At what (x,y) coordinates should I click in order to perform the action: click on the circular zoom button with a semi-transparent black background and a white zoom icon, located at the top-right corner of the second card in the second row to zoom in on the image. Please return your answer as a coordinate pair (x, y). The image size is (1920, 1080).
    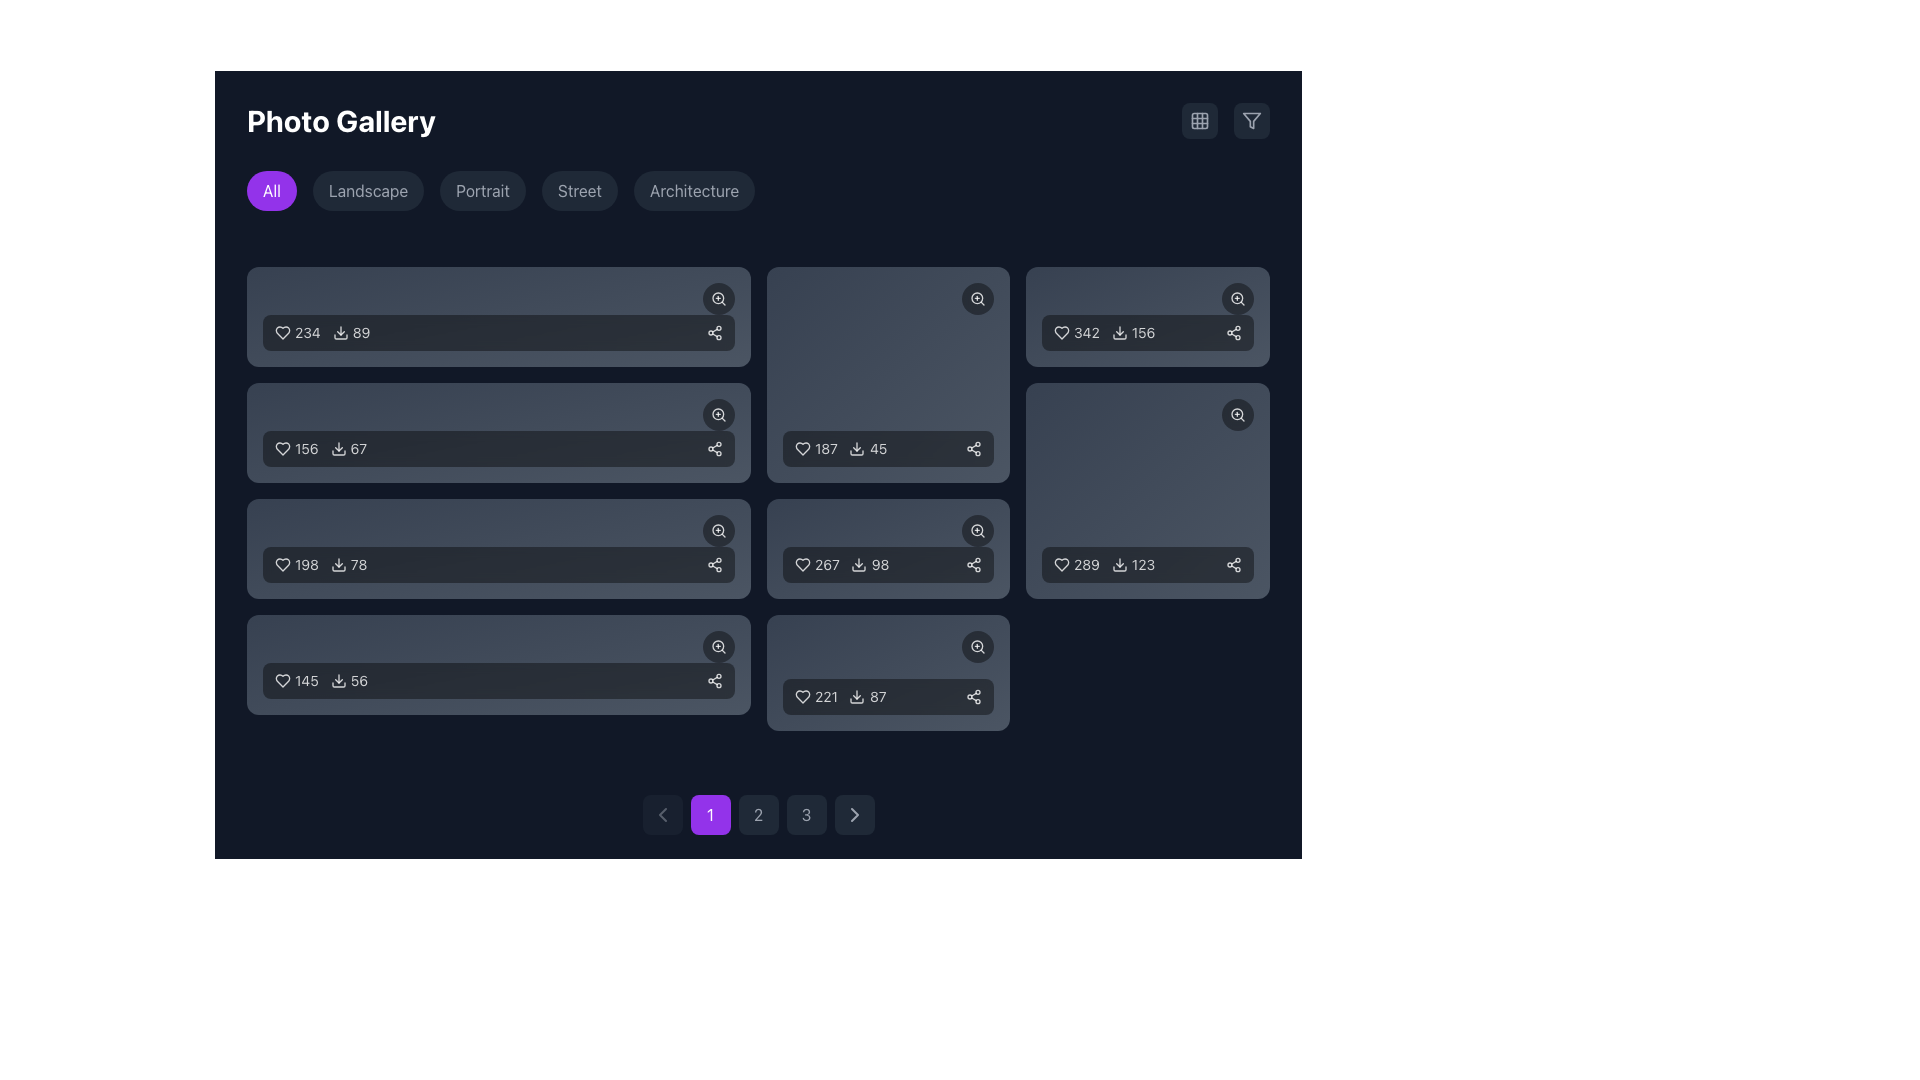
    Looking at the image, I should click on (978, 299).